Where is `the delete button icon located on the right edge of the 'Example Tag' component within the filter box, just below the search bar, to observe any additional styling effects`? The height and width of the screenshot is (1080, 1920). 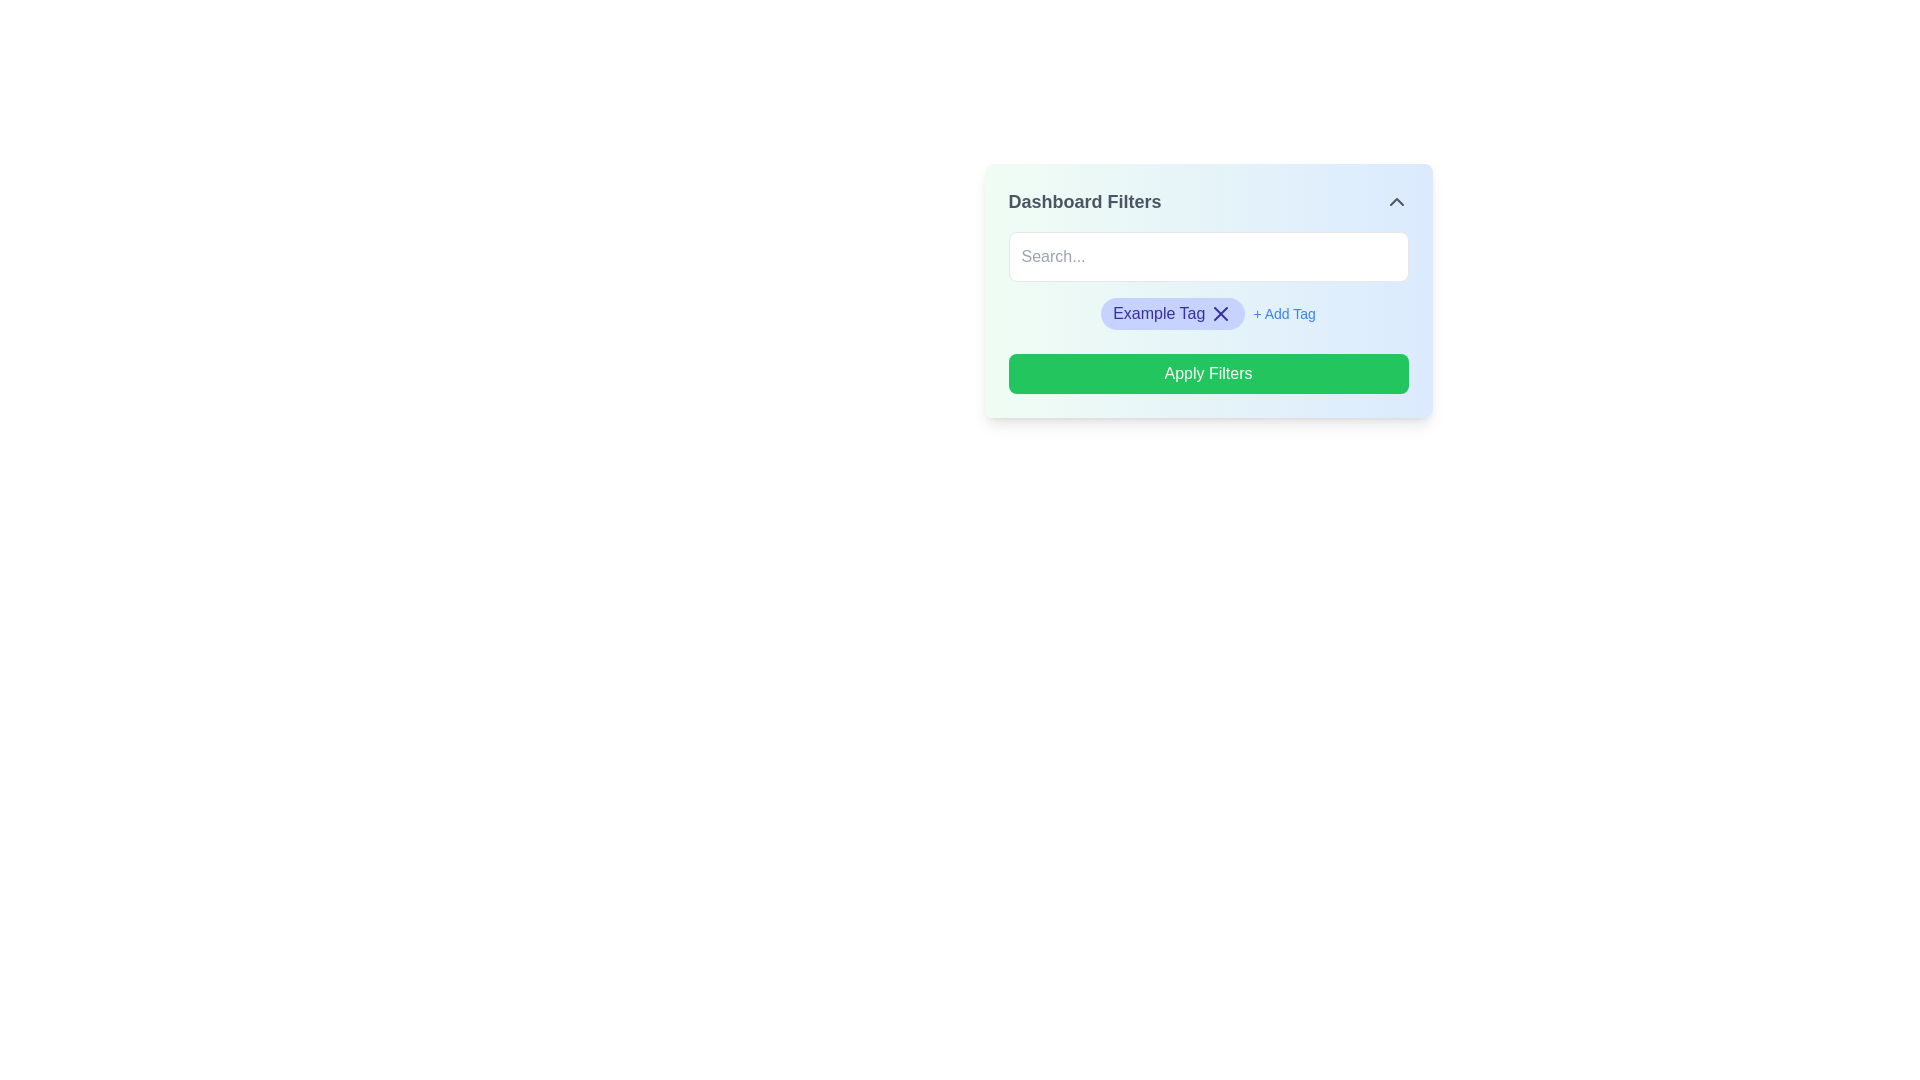 the delete button icon located on the right edge of the 'Example Tag' component within the filter box, just below the search bar, to observe any additional styling effects is located at coordinates (1220, 313).